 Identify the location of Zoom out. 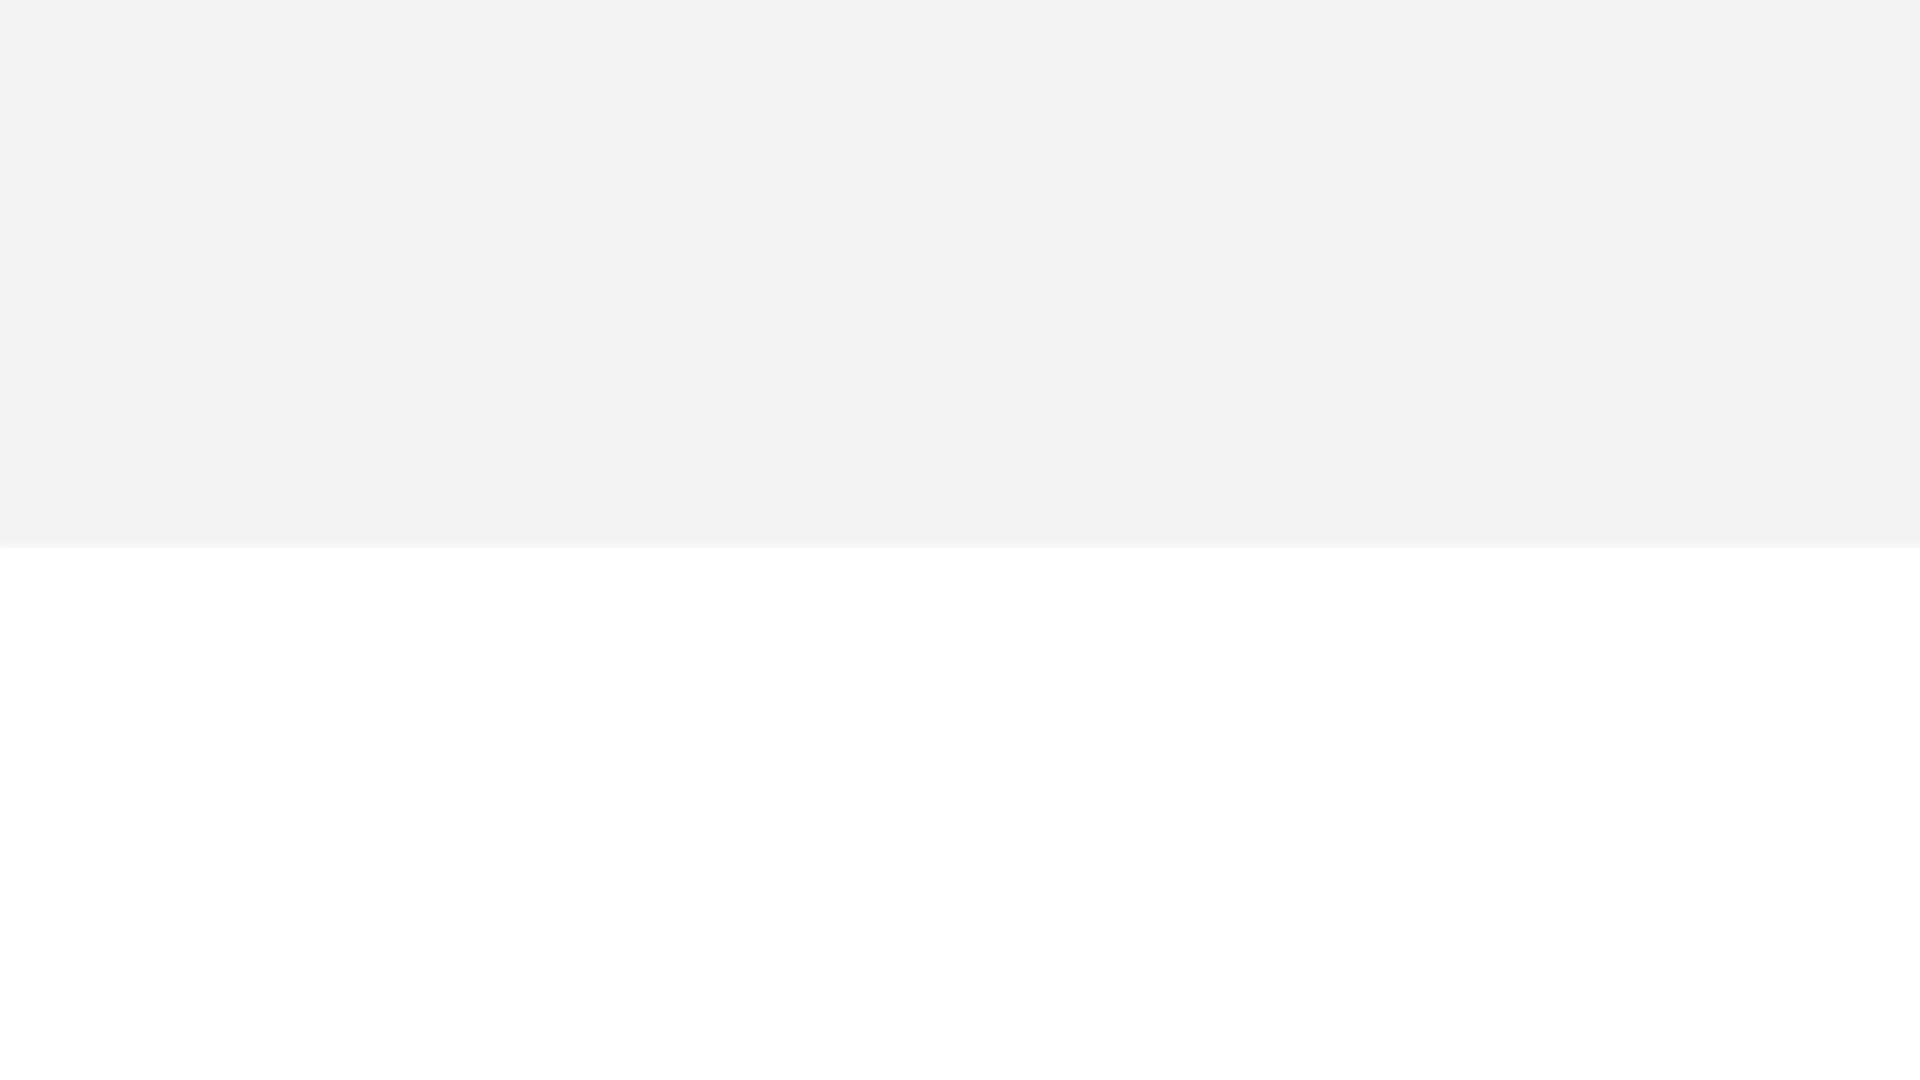
(1894, 173).